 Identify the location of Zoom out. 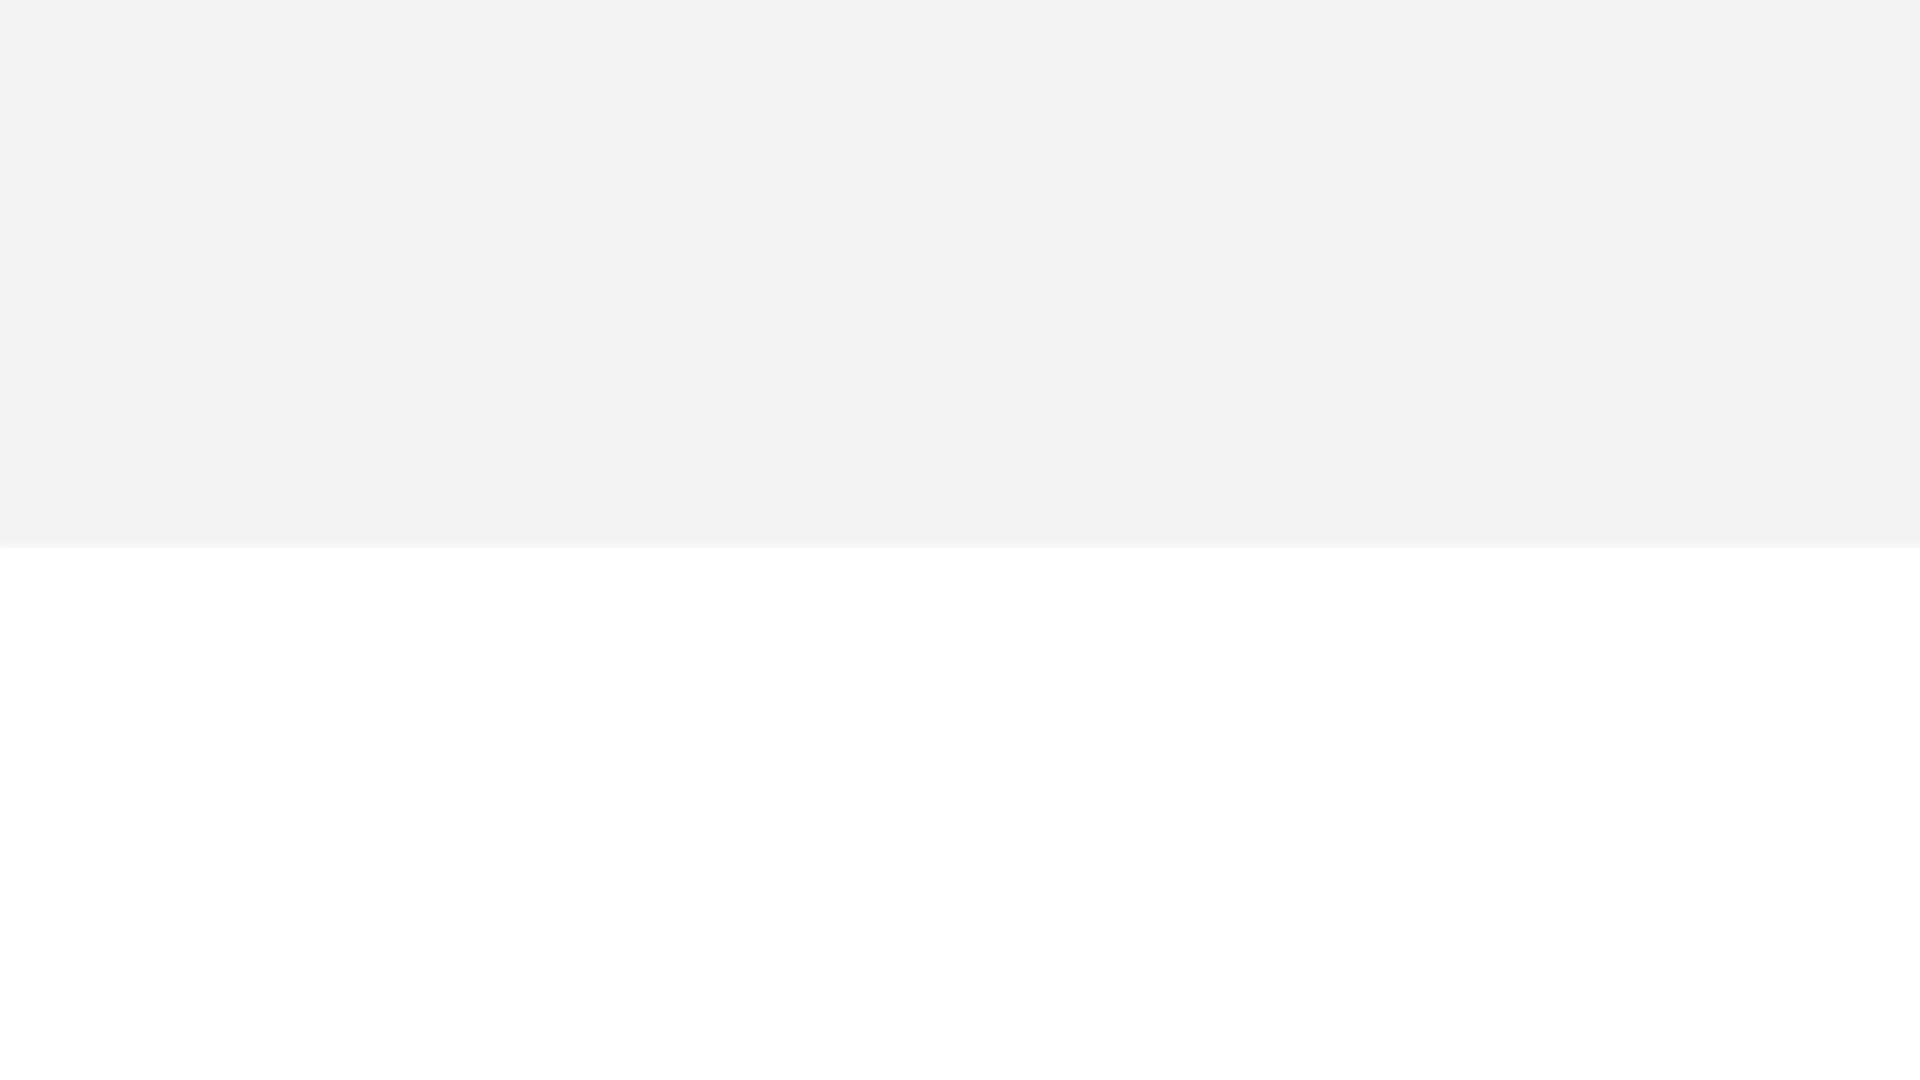
(1894, 173).